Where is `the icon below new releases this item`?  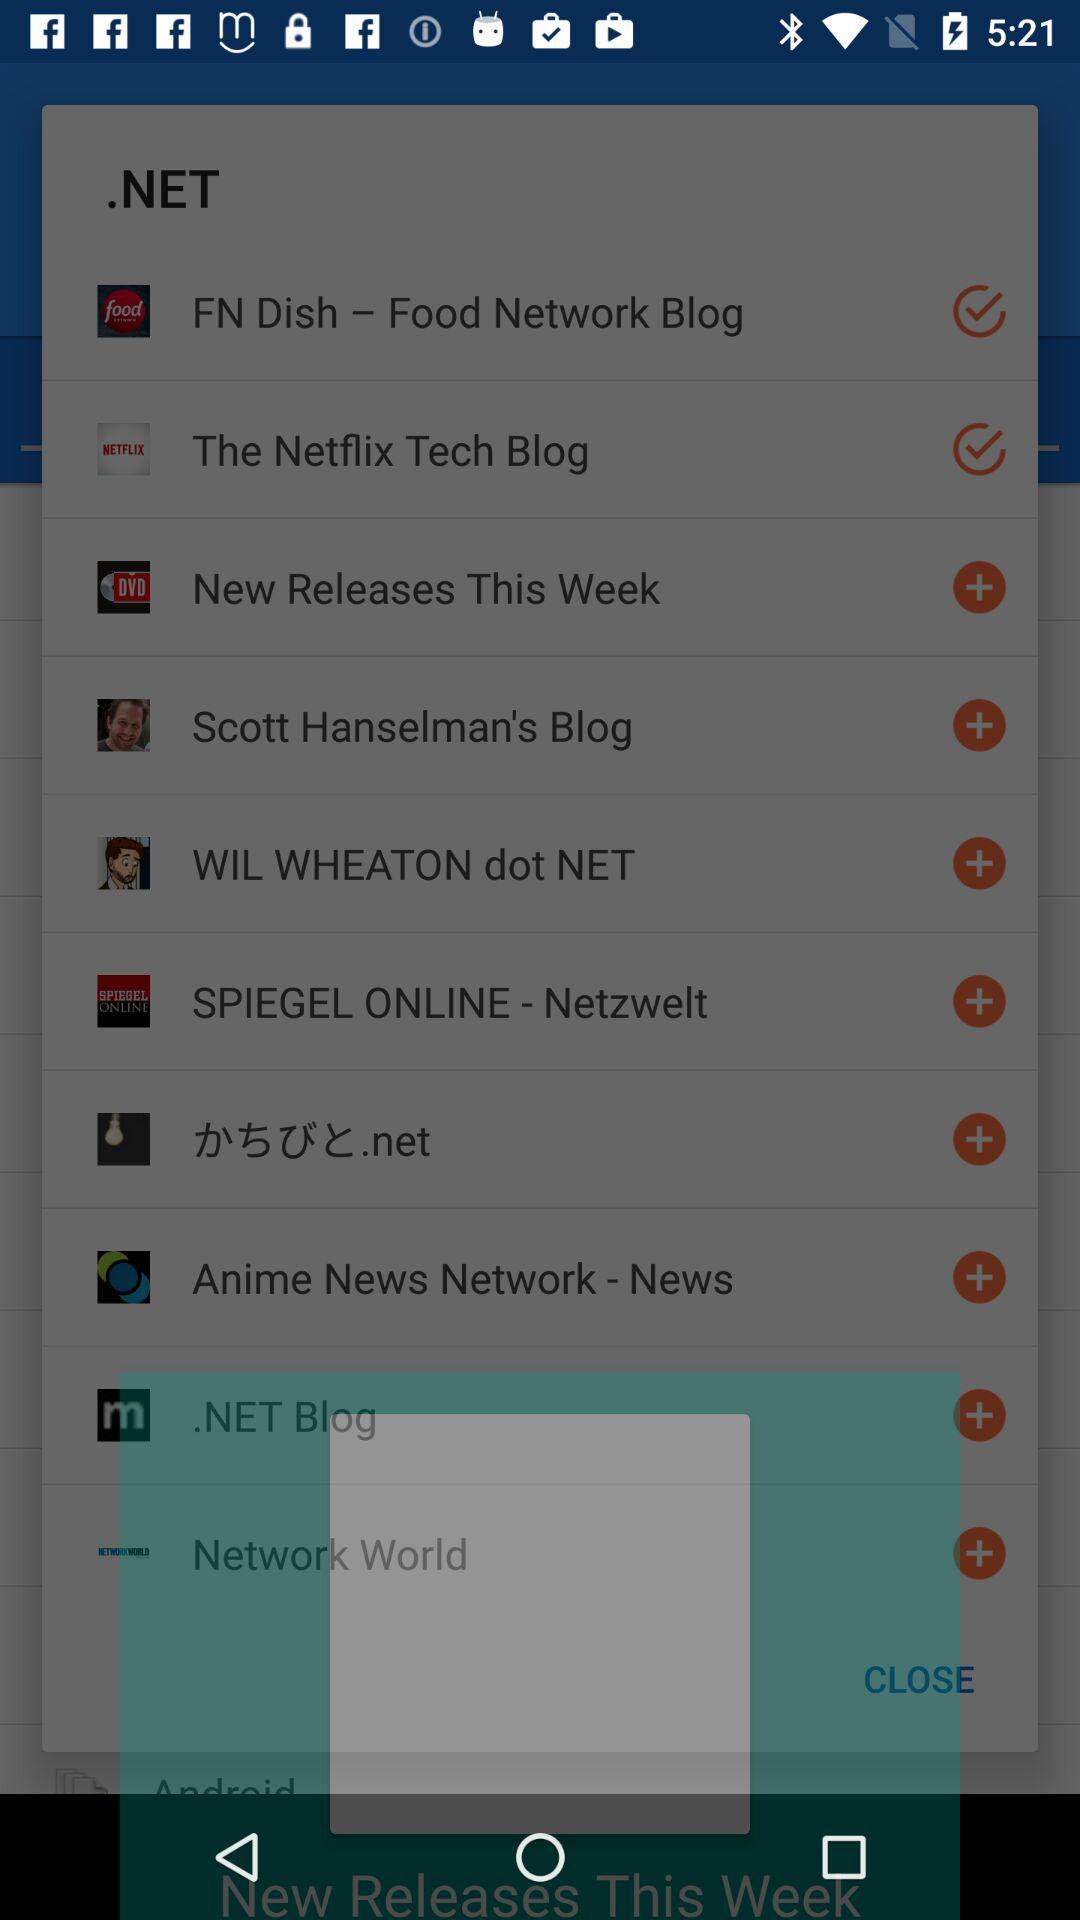 the icon below new releases this item is located at coordinates (563, 724).